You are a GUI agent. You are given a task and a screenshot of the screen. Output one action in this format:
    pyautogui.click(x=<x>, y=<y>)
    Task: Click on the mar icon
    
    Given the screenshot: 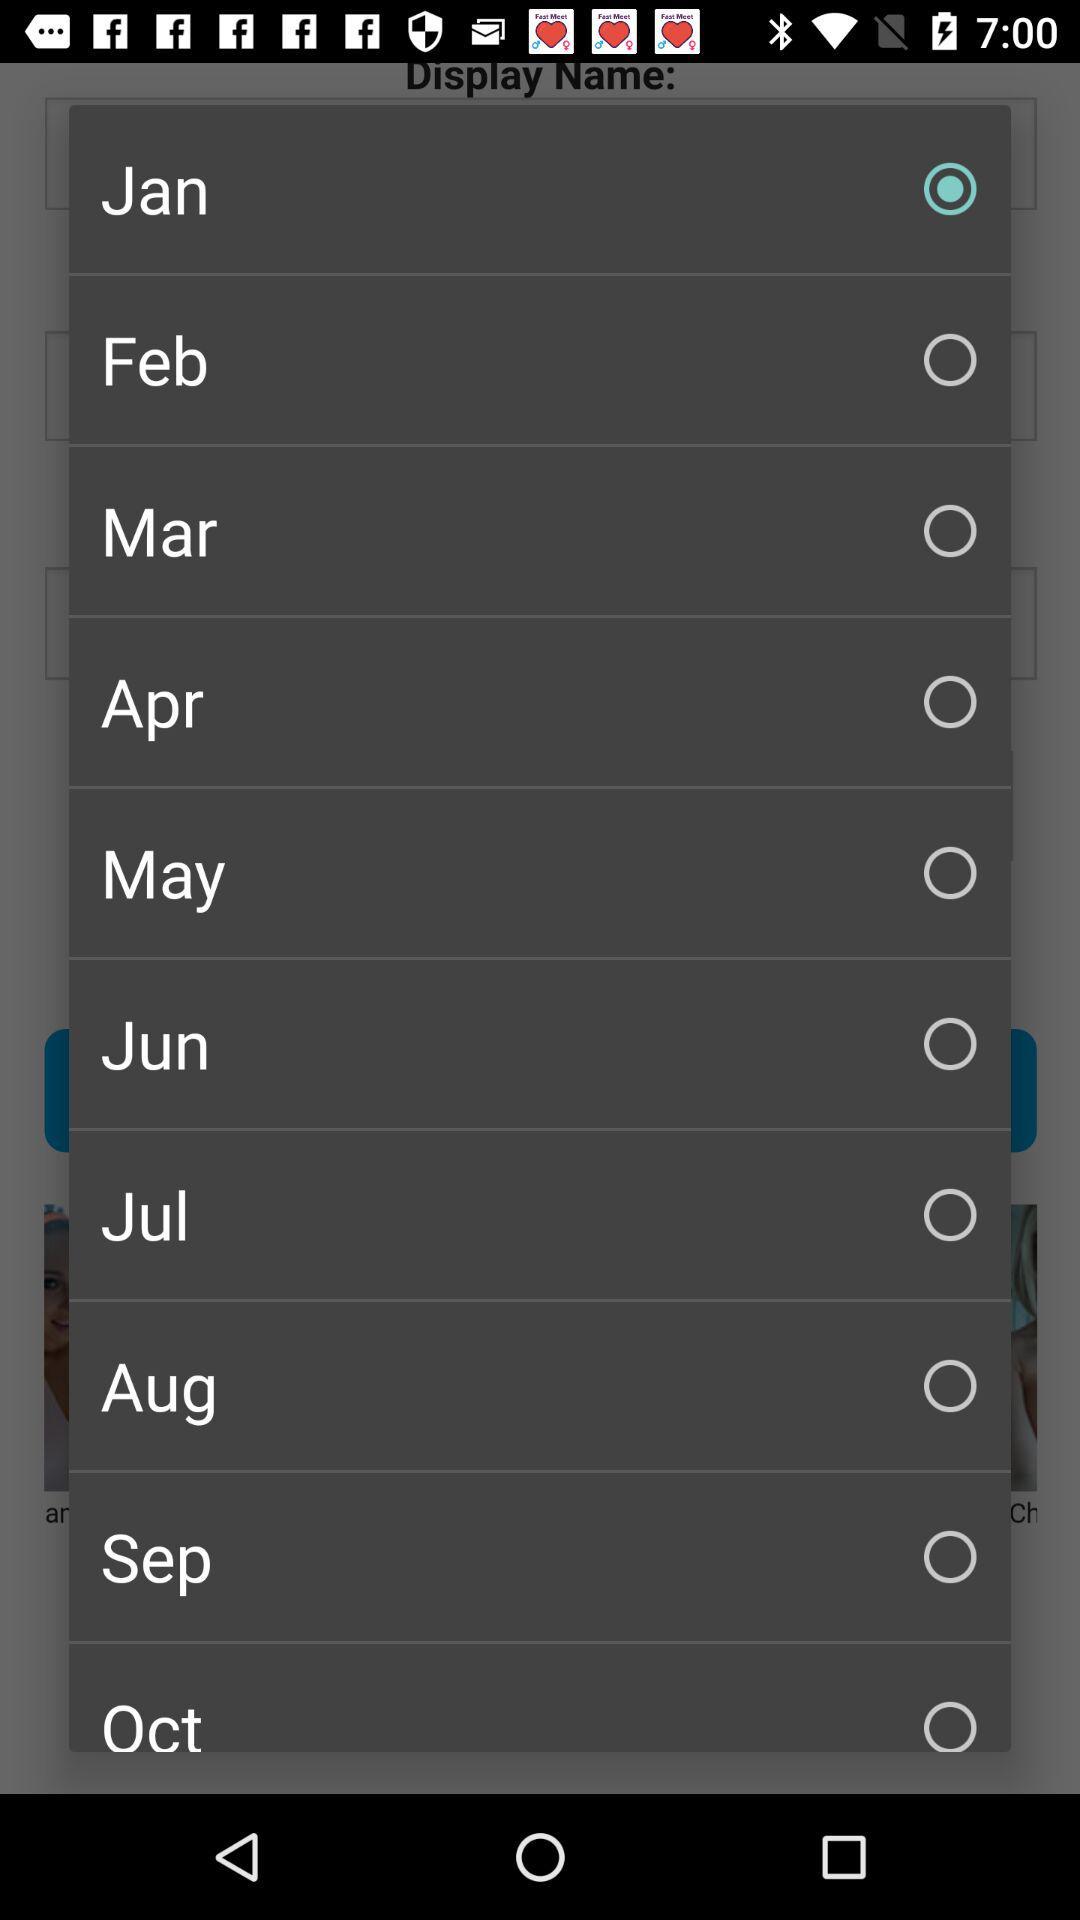 What is the action you would take?
    pyautogui.click(x=540, y=531)
    